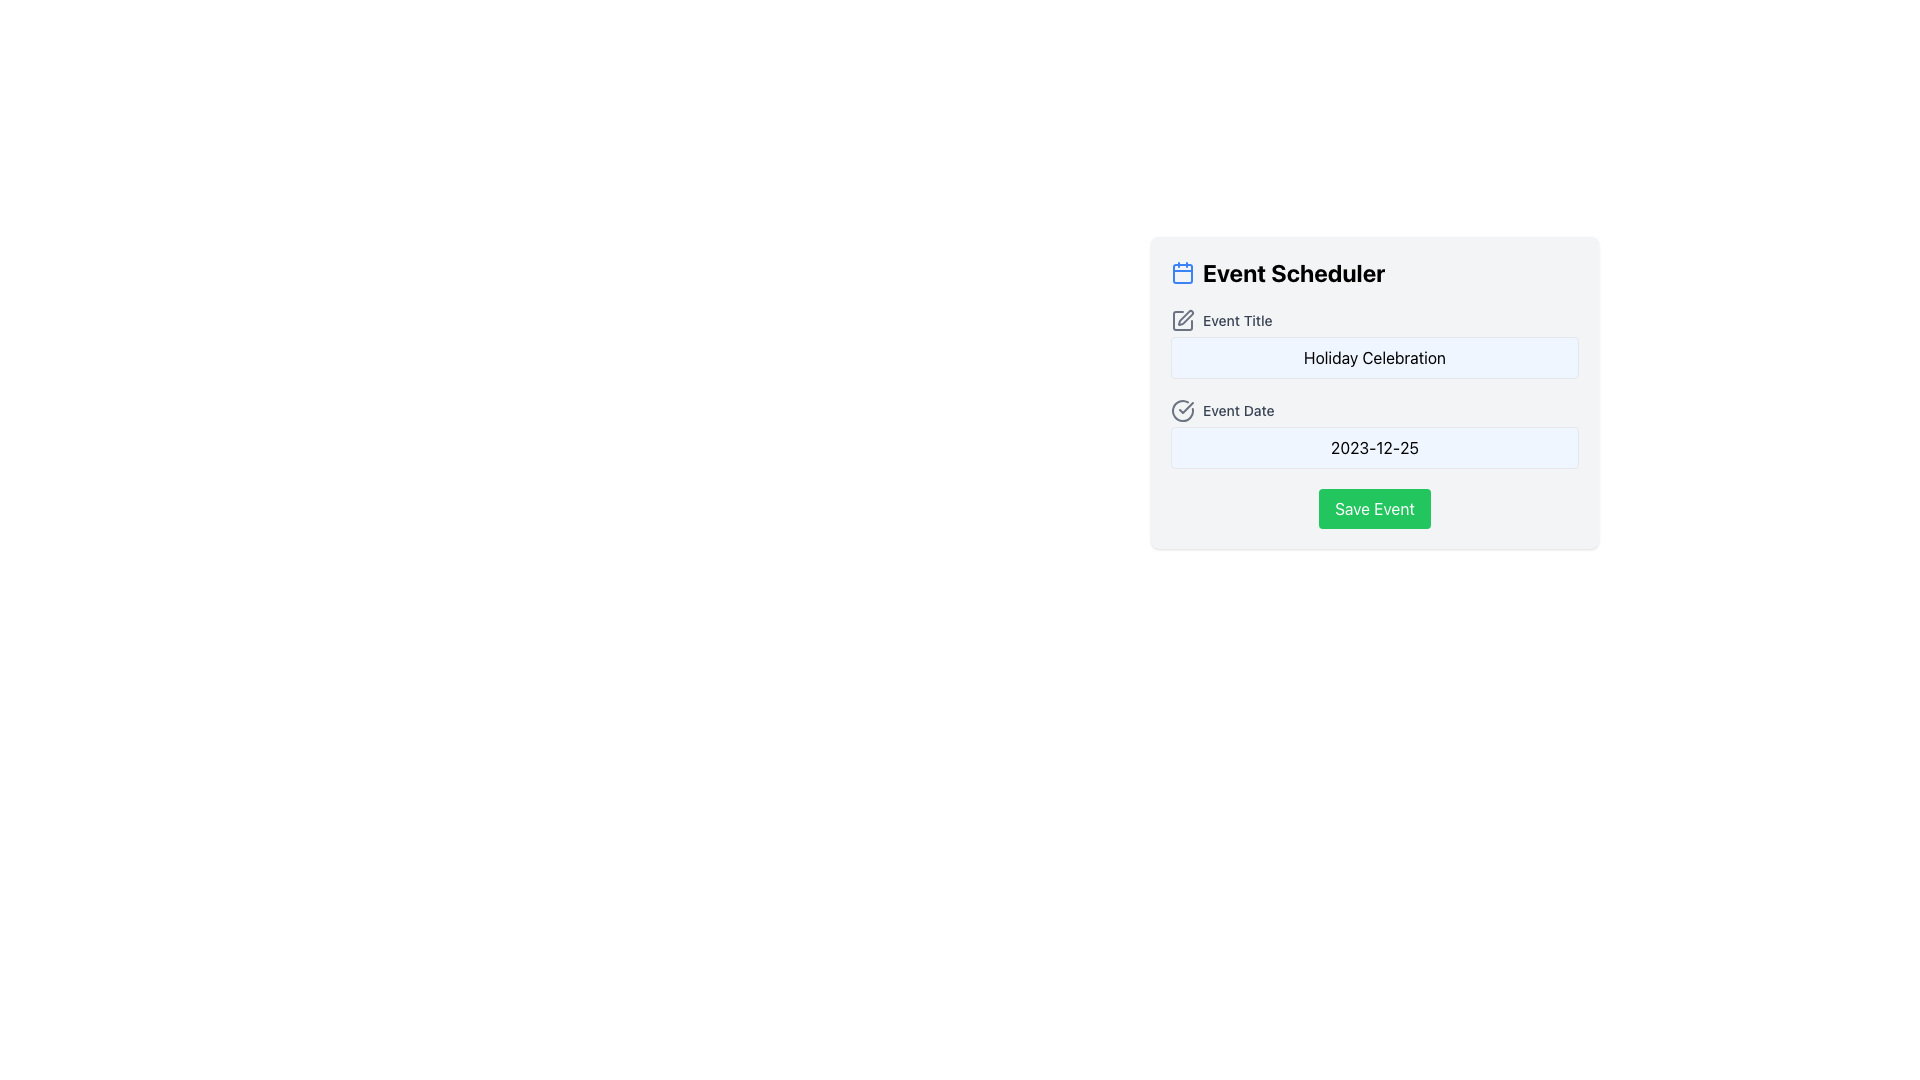 The height and width of the screenshot is (1080, 1920). What do you see at coordinates (1182, 410) in the screenshot?
I see `the SVG icon styled as a circled check mark, which is gray in color and part of the label block containing 'Event Date'` at bounding box center [1182, 410].